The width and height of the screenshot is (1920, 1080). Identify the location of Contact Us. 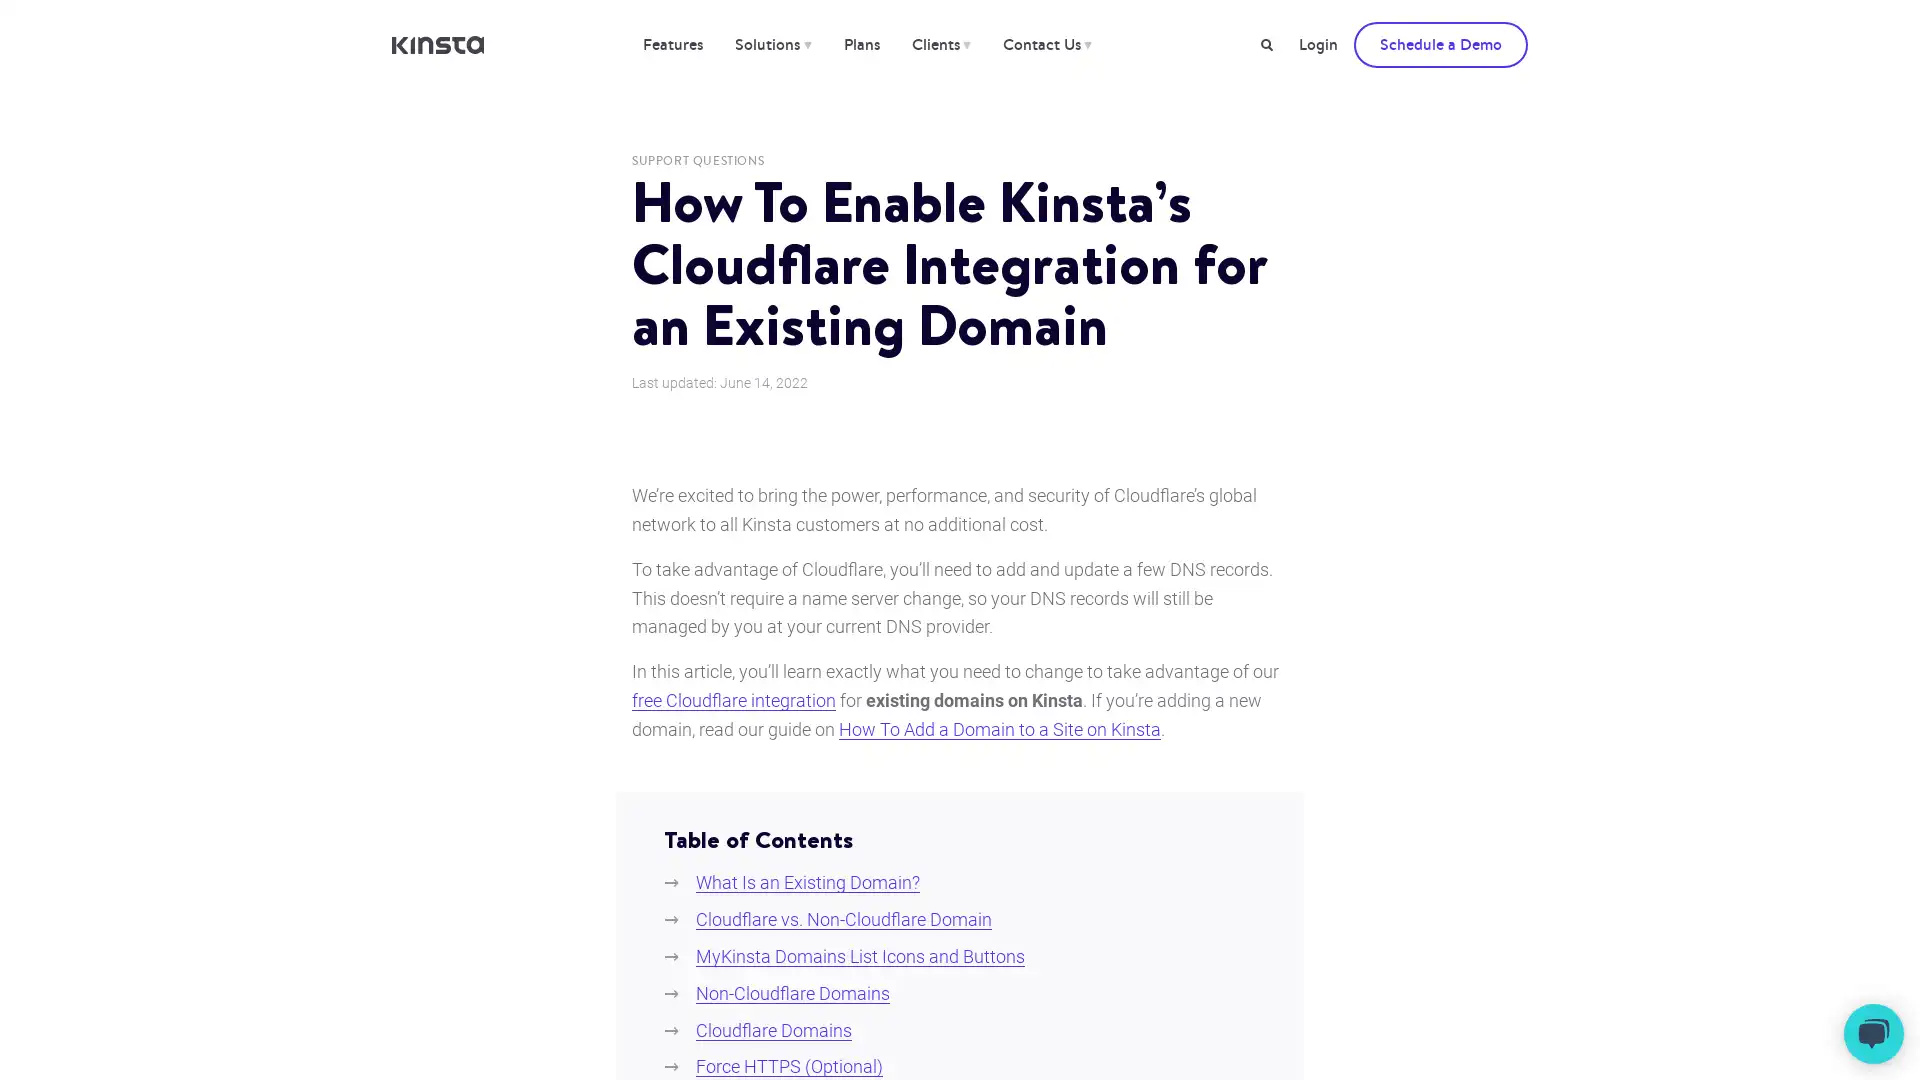
(1045, 44).